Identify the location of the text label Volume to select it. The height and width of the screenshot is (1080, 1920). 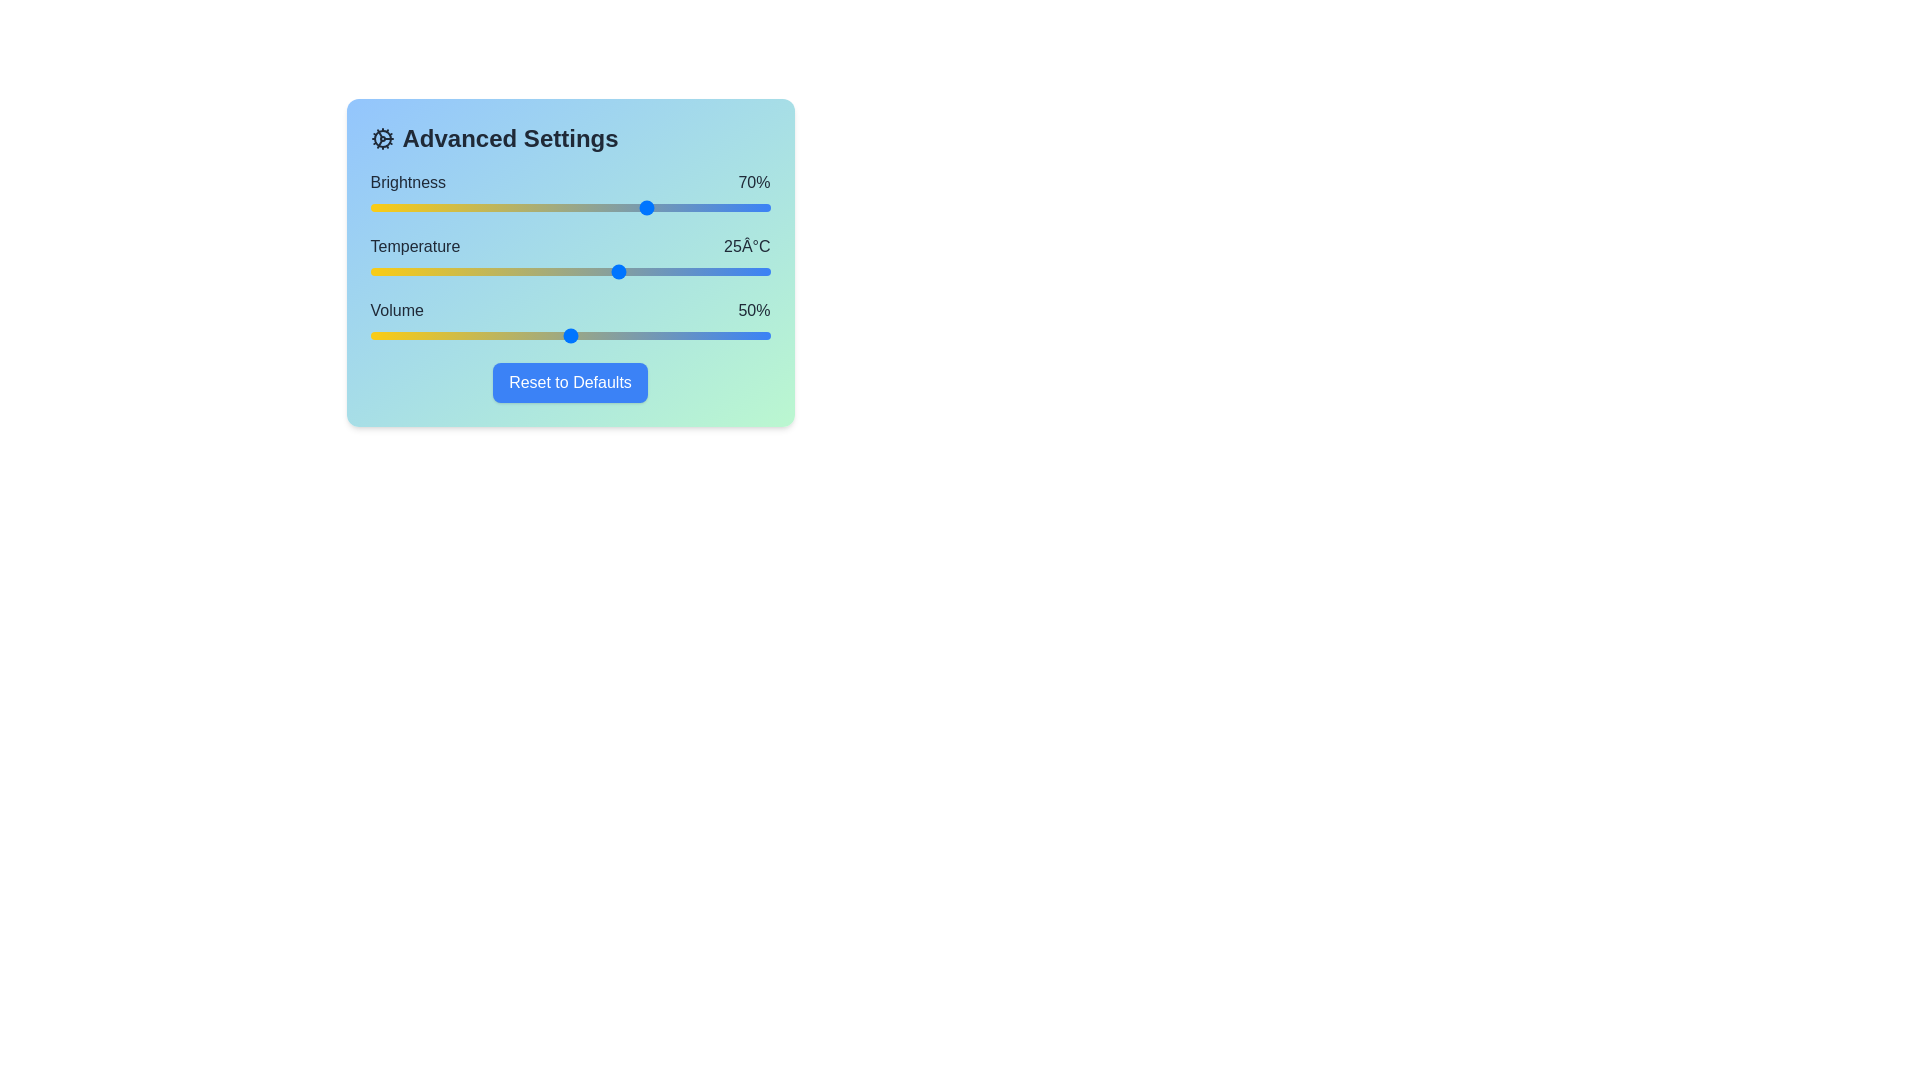
(397, 311).